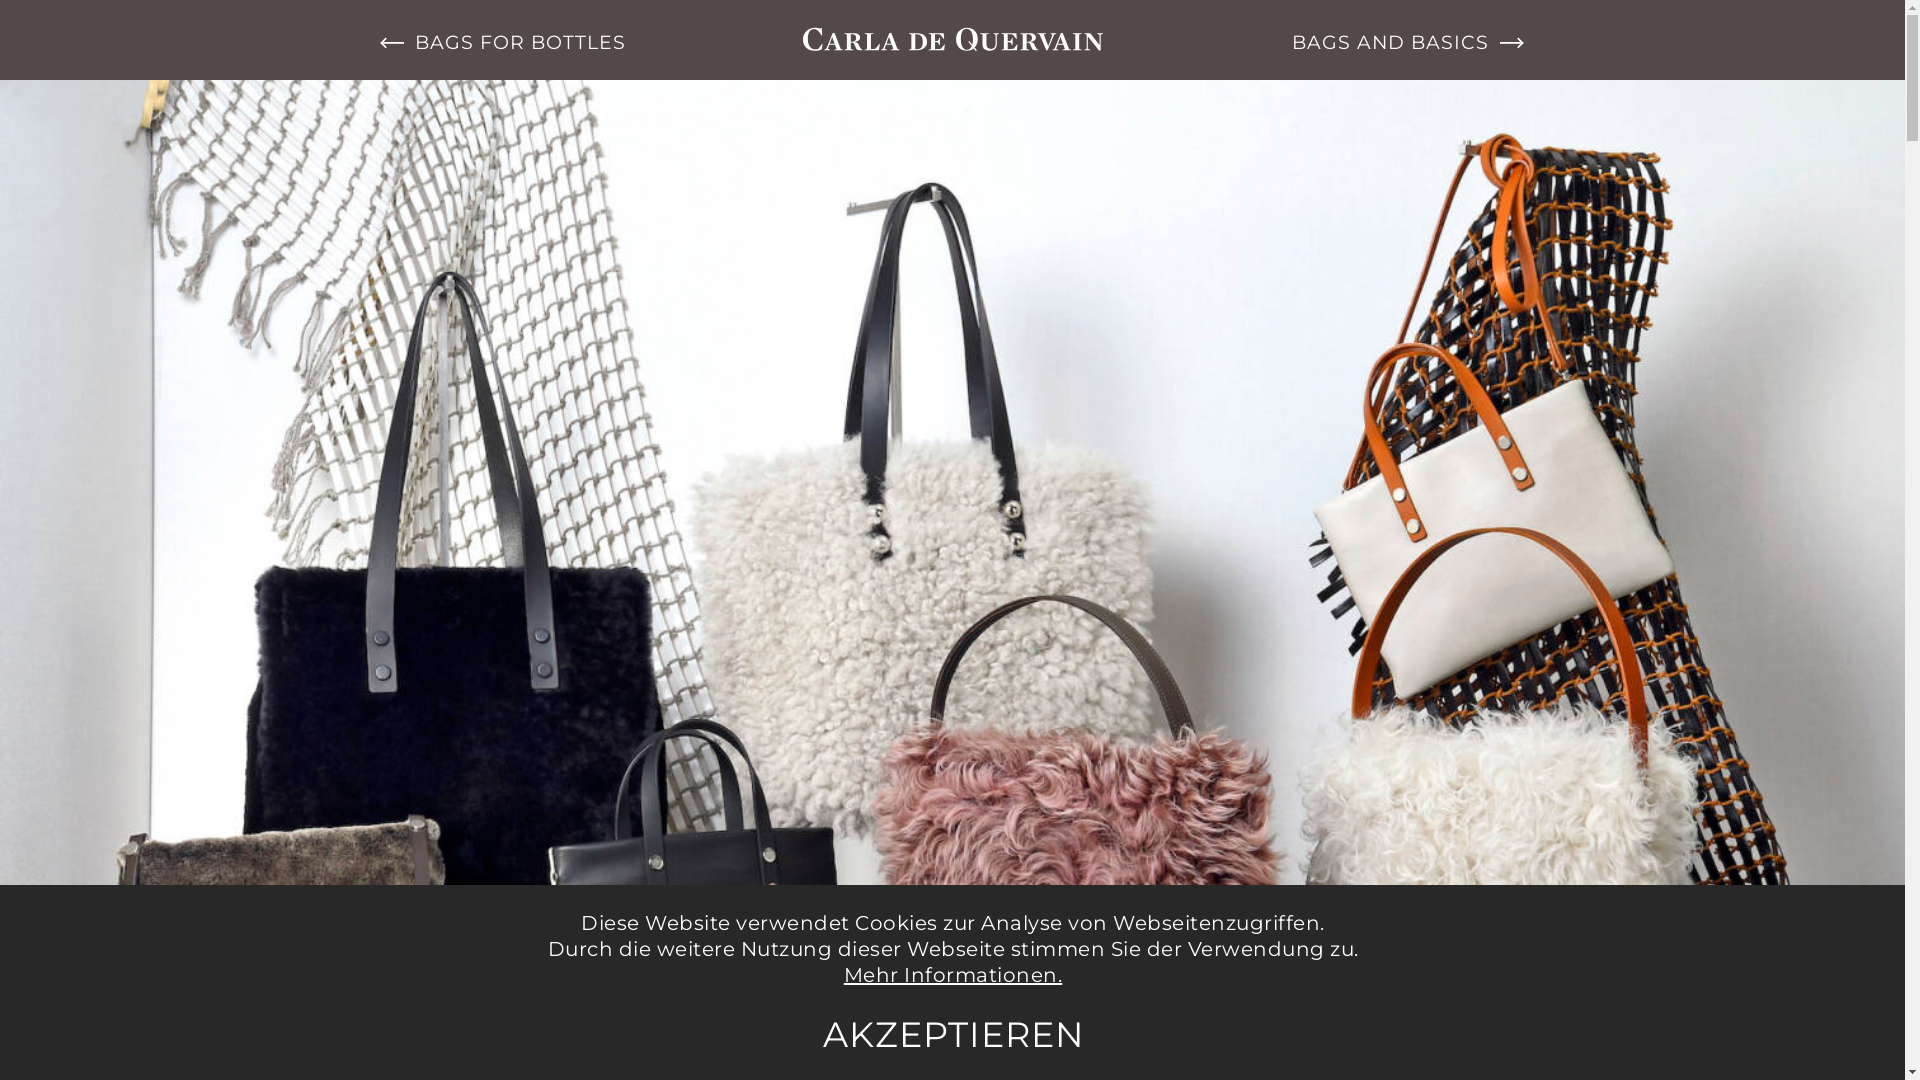  Describe the element at coordinates (952, 1034) in the screenshot. I see `'AKZEPTIEREN'` at that location.